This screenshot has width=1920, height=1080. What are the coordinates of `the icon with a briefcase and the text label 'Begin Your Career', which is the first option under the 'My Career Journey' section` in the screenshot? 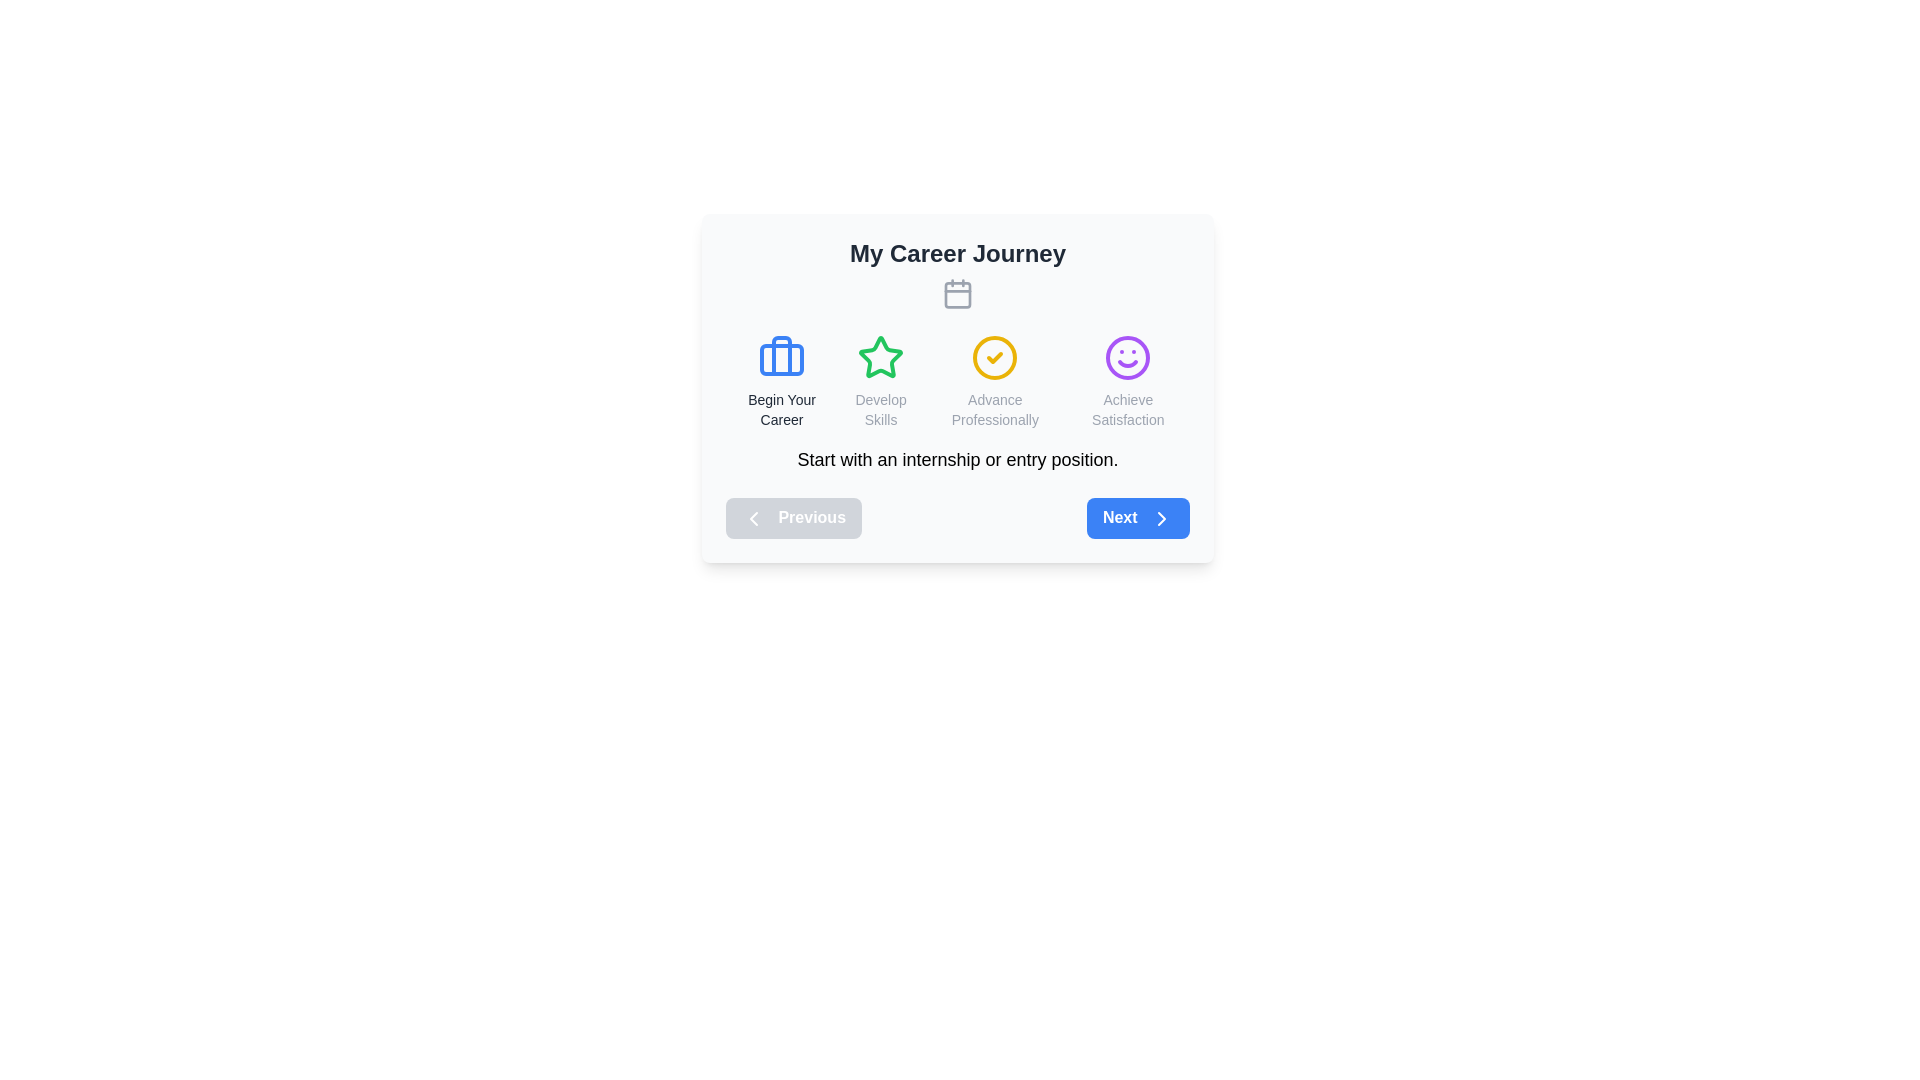 It's located at (781, 381).